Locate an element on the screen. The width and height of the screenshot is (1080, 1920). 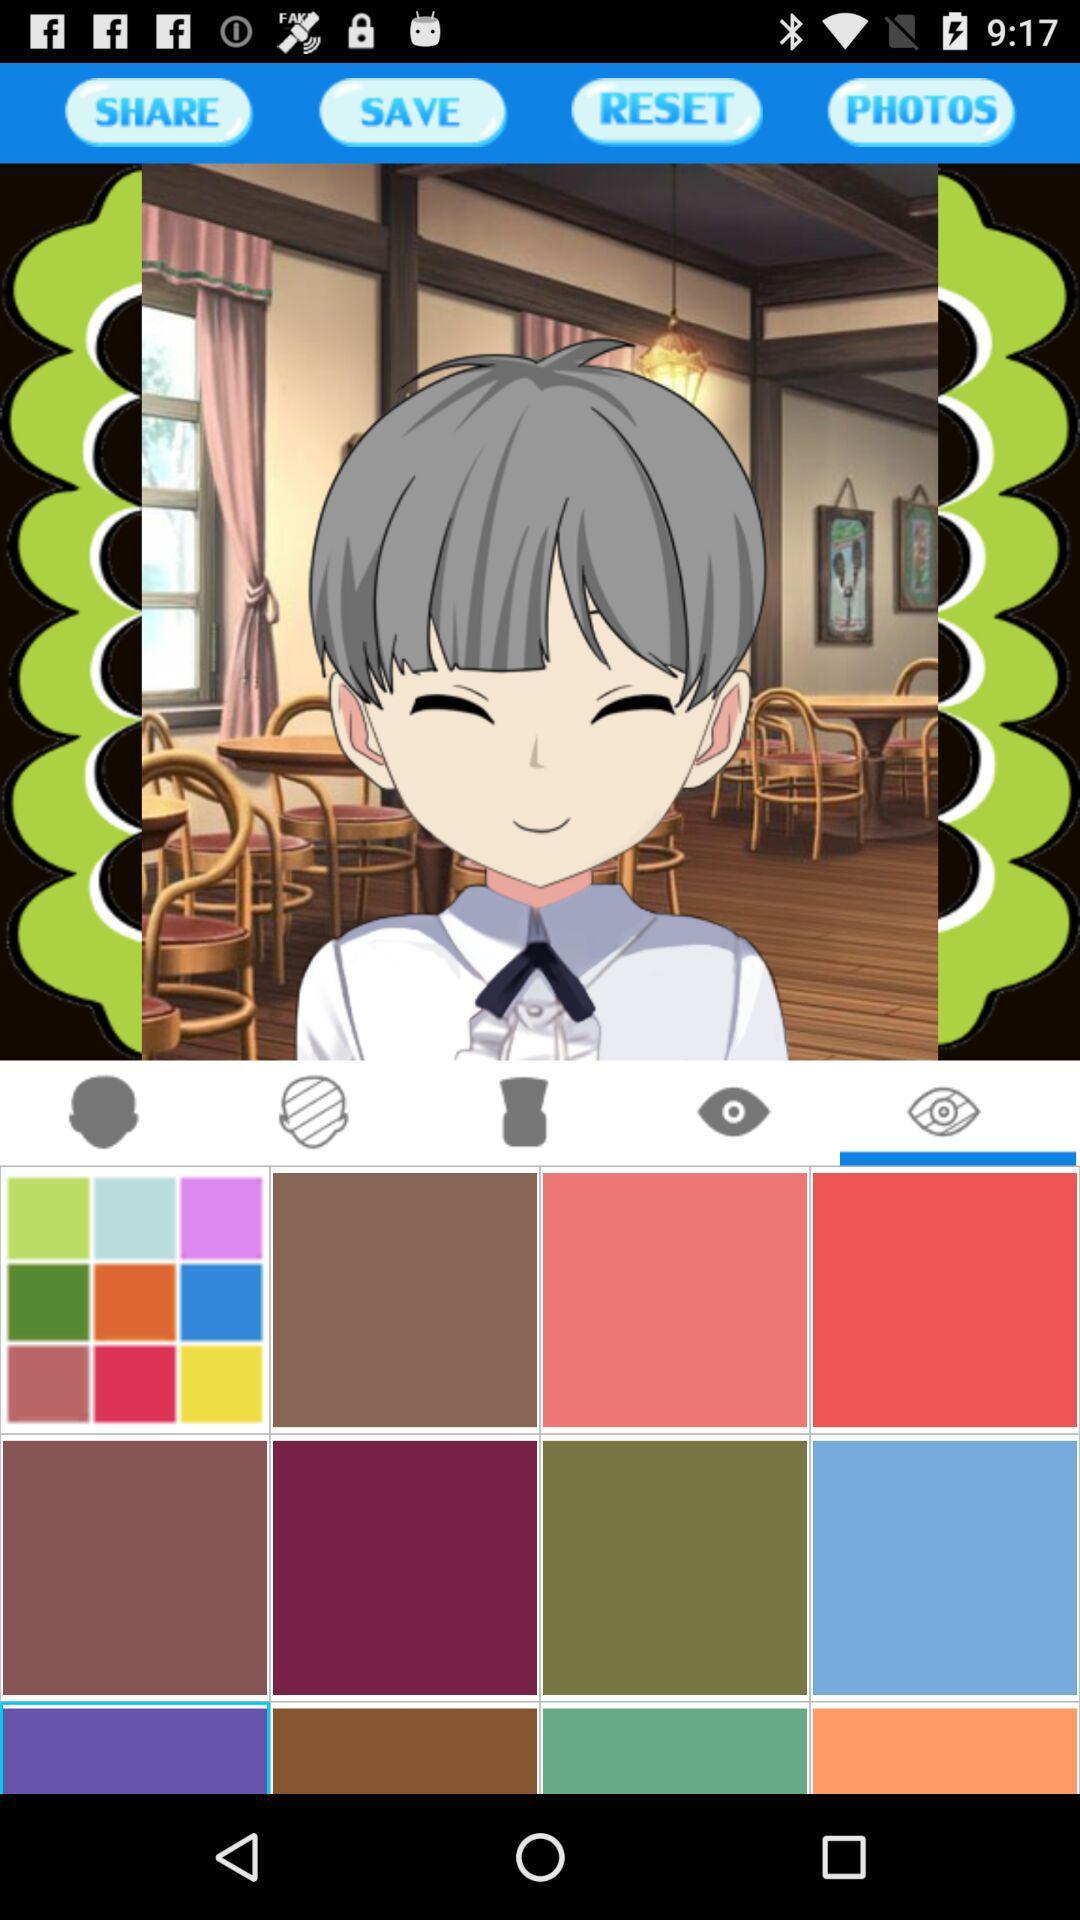
reset the app start over is located at coordinates (667, 111).